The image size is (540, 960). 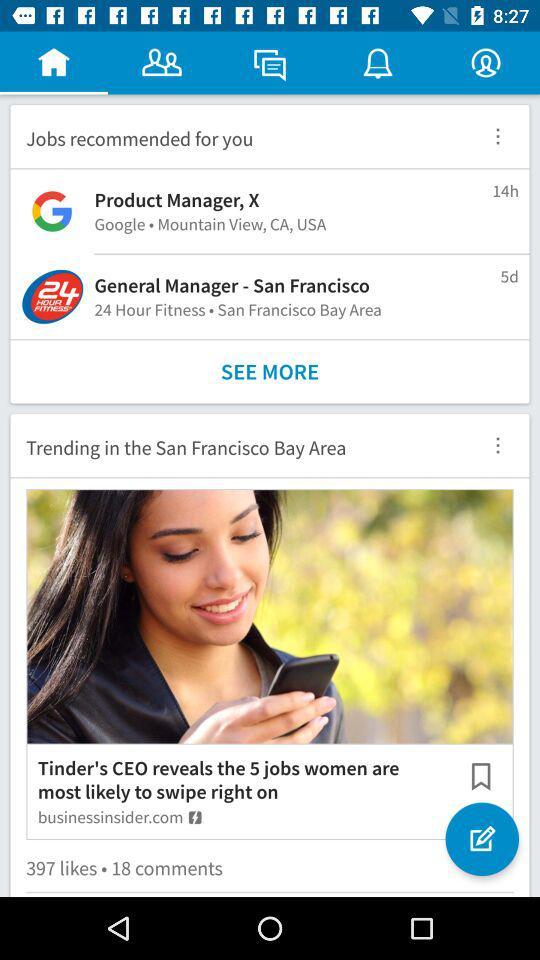 I want to click on trending in the, so click(x=238, y=445).